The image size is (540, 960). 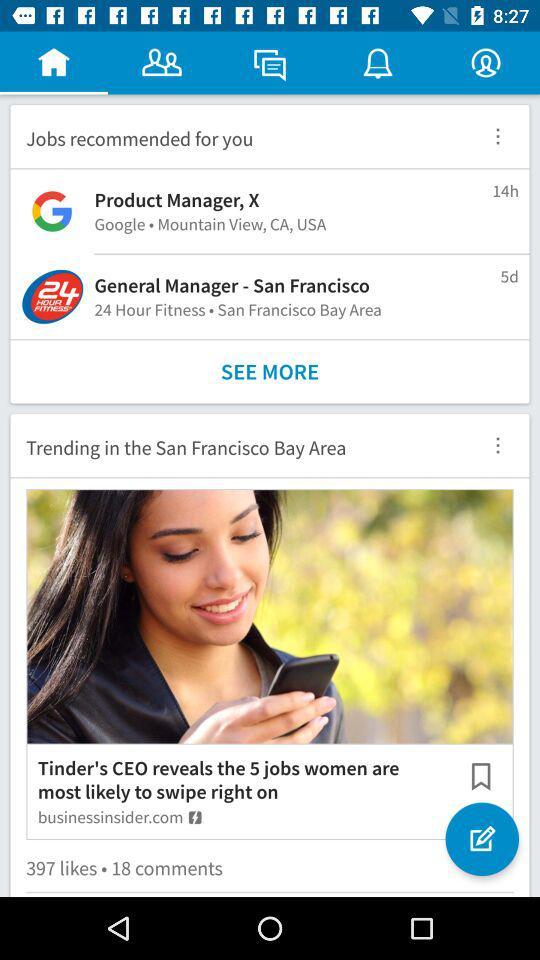 I want to click on trending in the, so click(x=238, y=445).